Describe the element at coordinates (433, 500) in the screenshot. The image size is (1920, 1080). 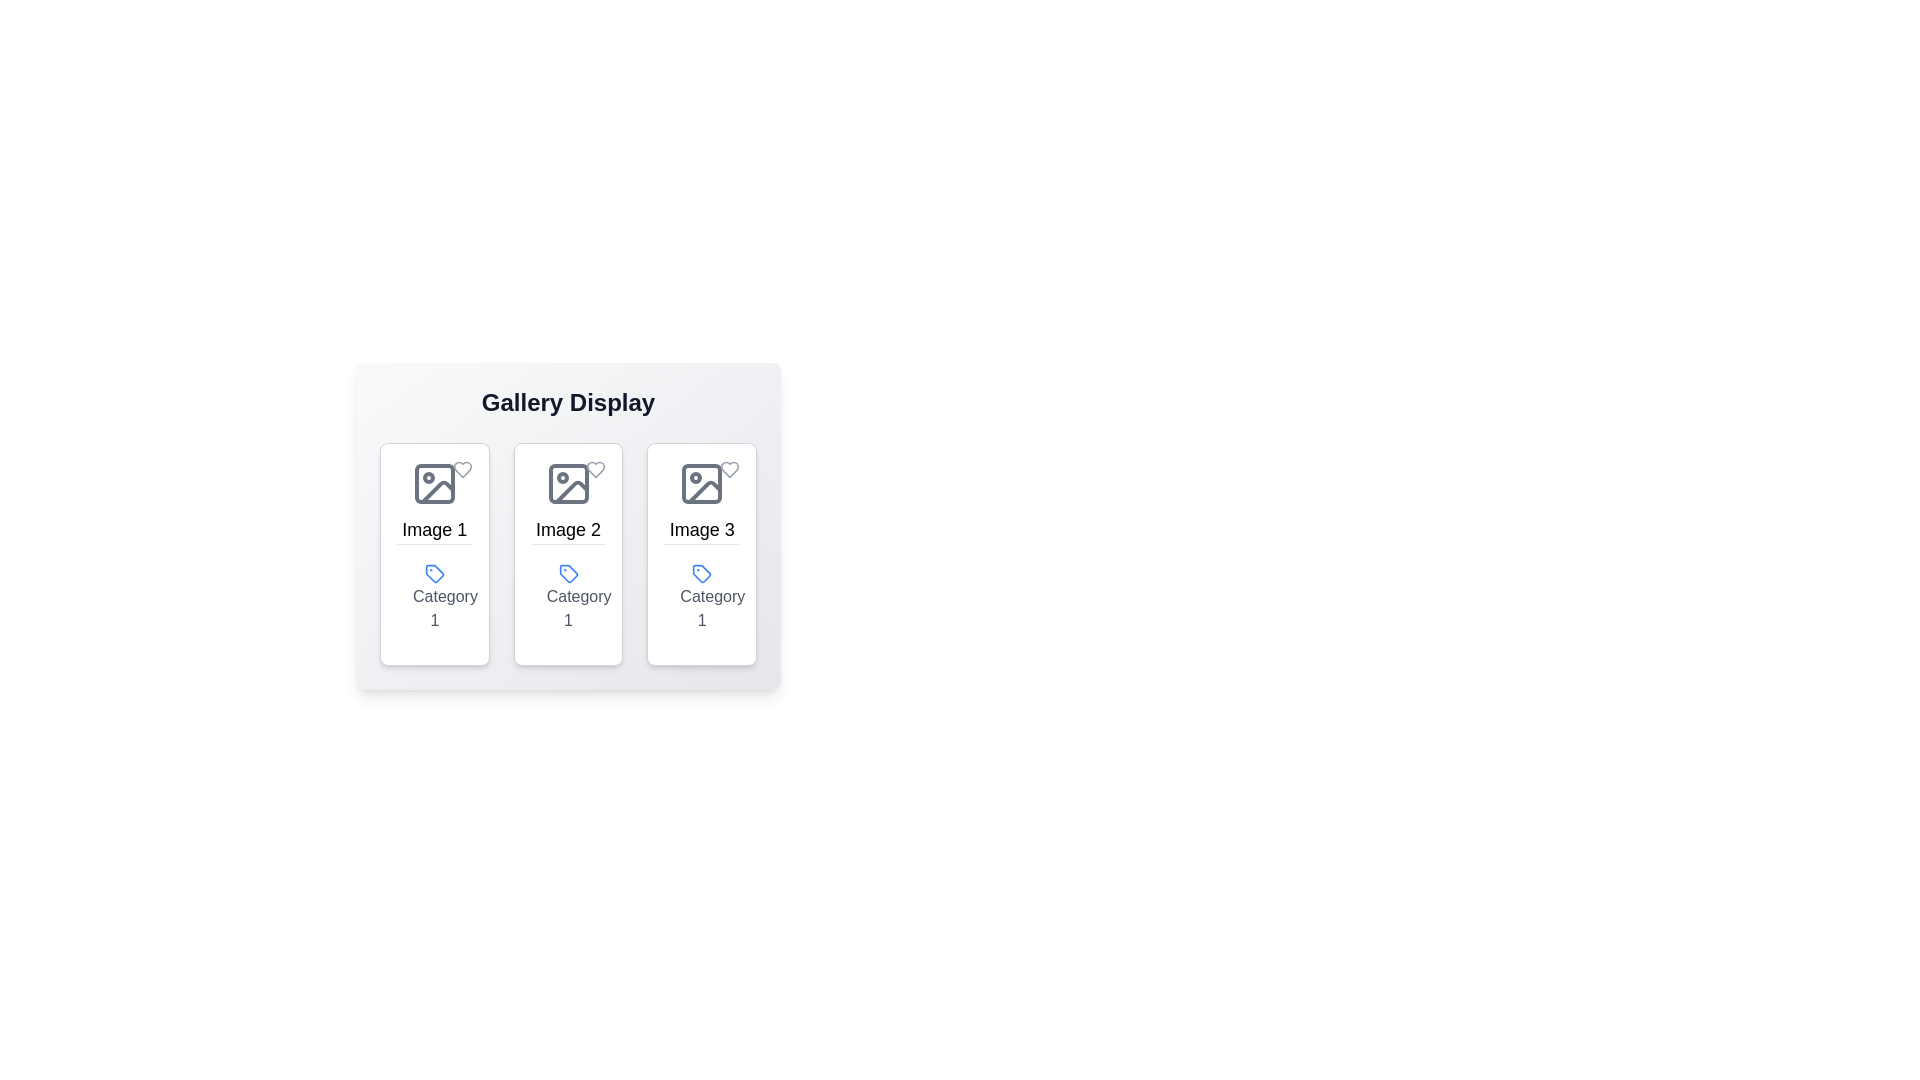
I see `the card labeled 'Image 1' that features a framed picture icon, positioned at the top-left of the image card grid` at that location.